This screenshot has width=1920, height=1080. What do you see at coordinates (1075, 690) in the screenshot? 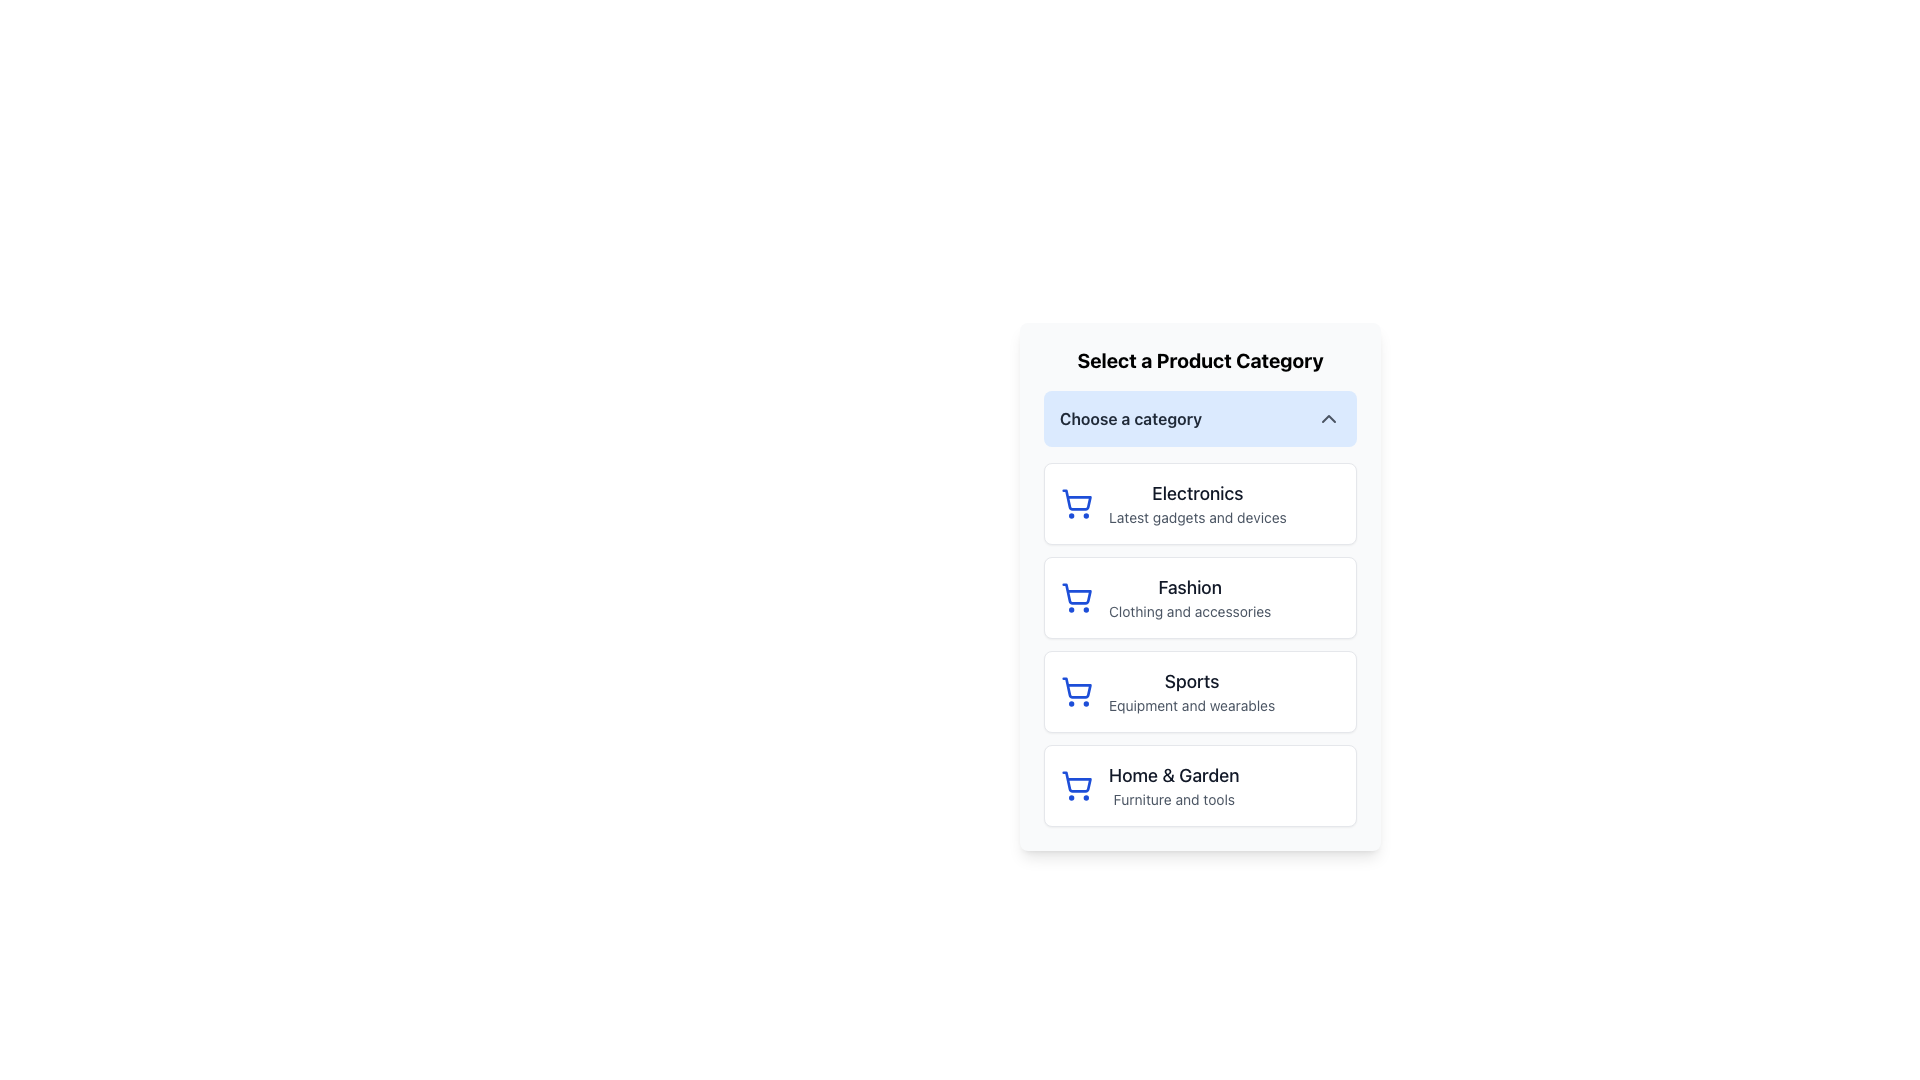
I see `the first icon on the left within the horizontal layout of the 'Sports Equipment and wearables' card, which is the third option in the vertical list under 'Select a Product Category'` at bounding box center [1075, 690].